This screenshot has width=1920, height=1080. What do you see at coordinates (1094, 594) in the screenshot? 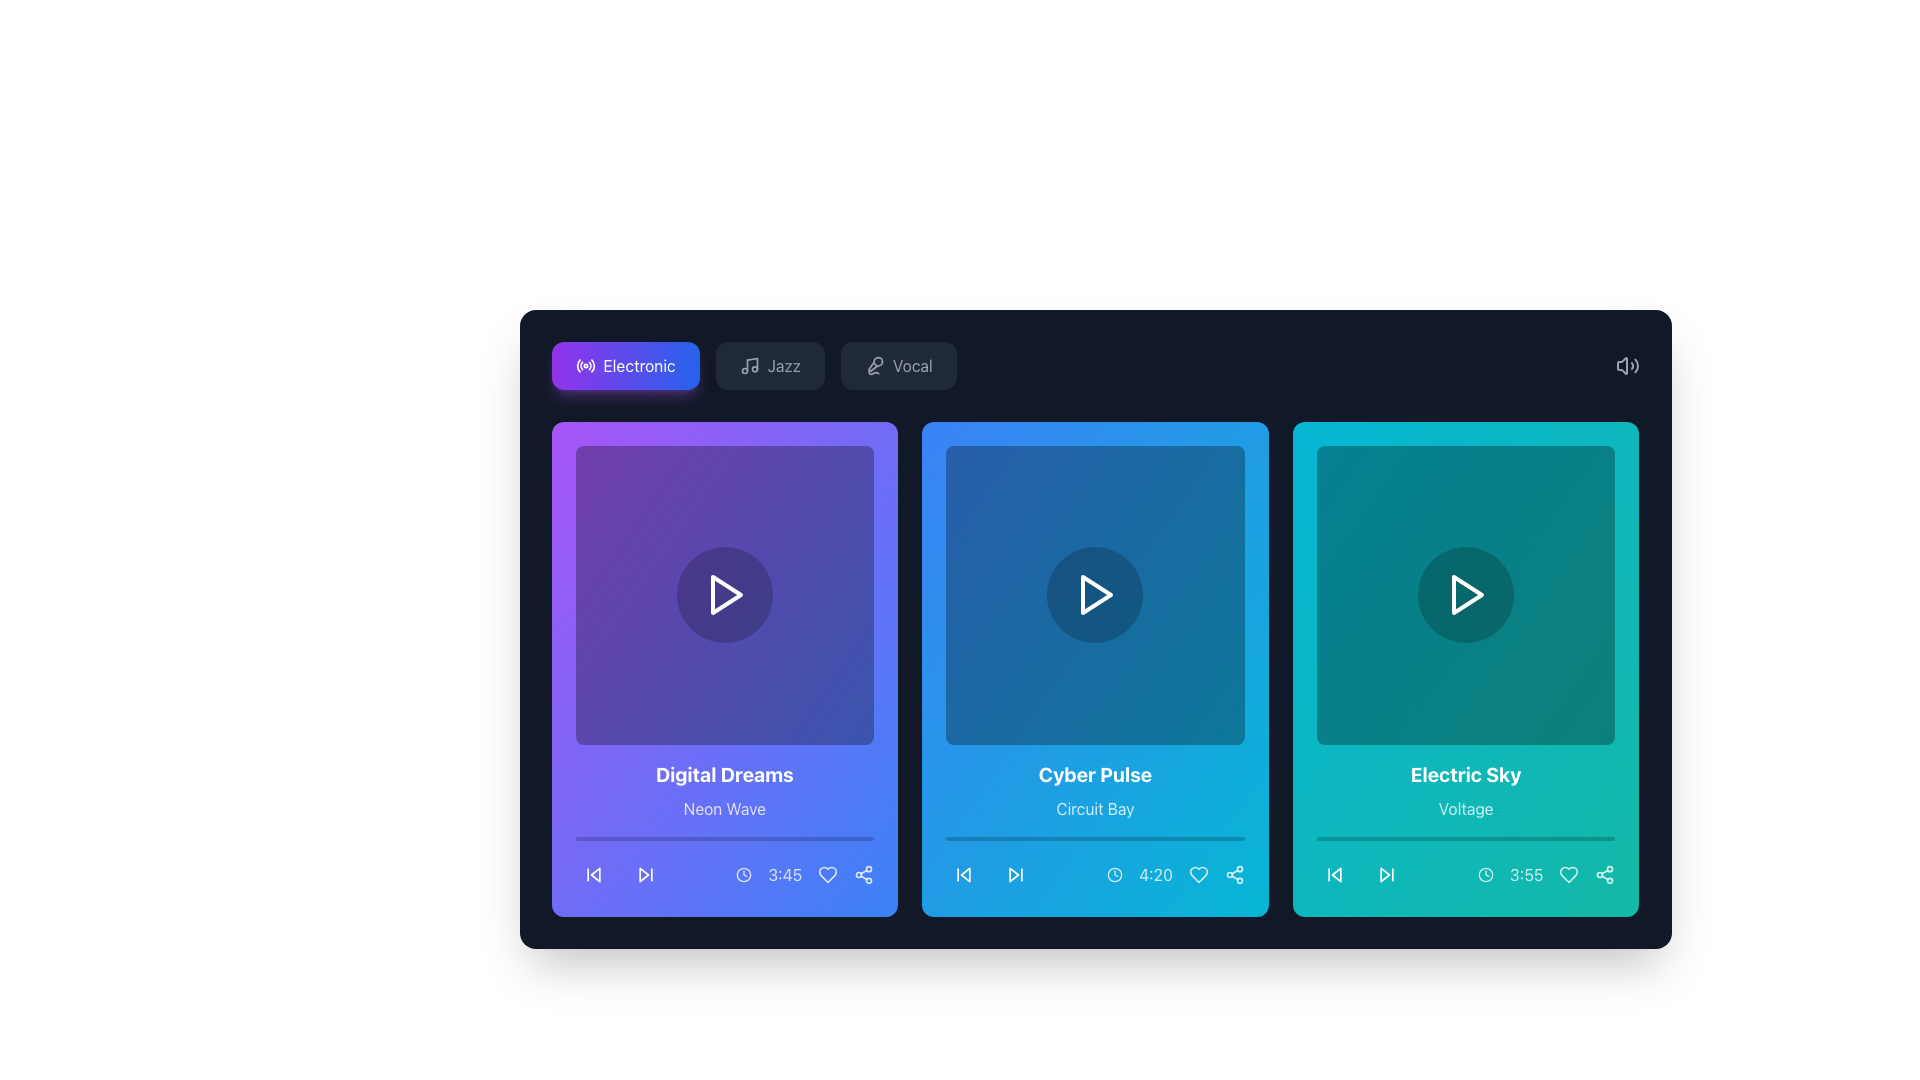
I see `the play button located in the 'Cyber Pulse' card, which is the second card in a sequence of three` at bounding box center [1094, 594].